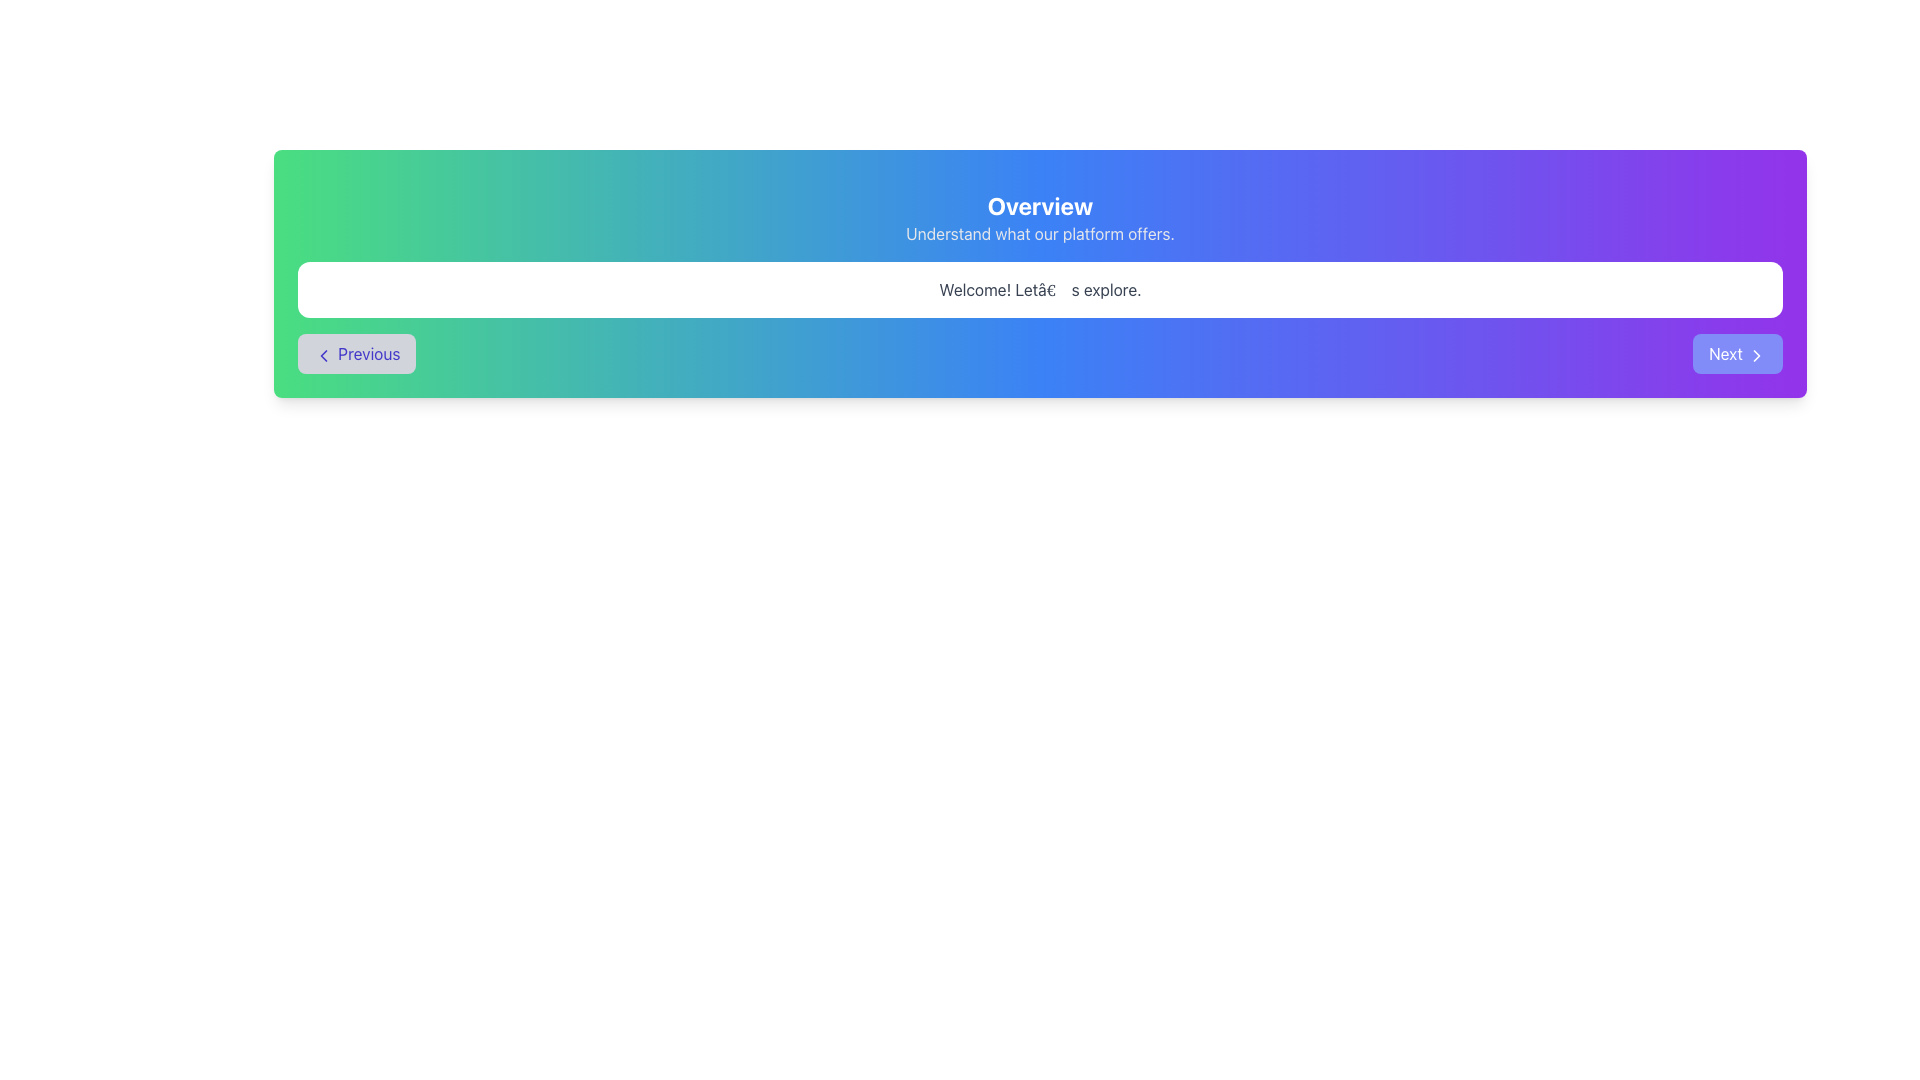  I want to click on the static text label that provides a brief description of the platform's offerings, positioned below the 'Overview' heading, so click(1040, 233).